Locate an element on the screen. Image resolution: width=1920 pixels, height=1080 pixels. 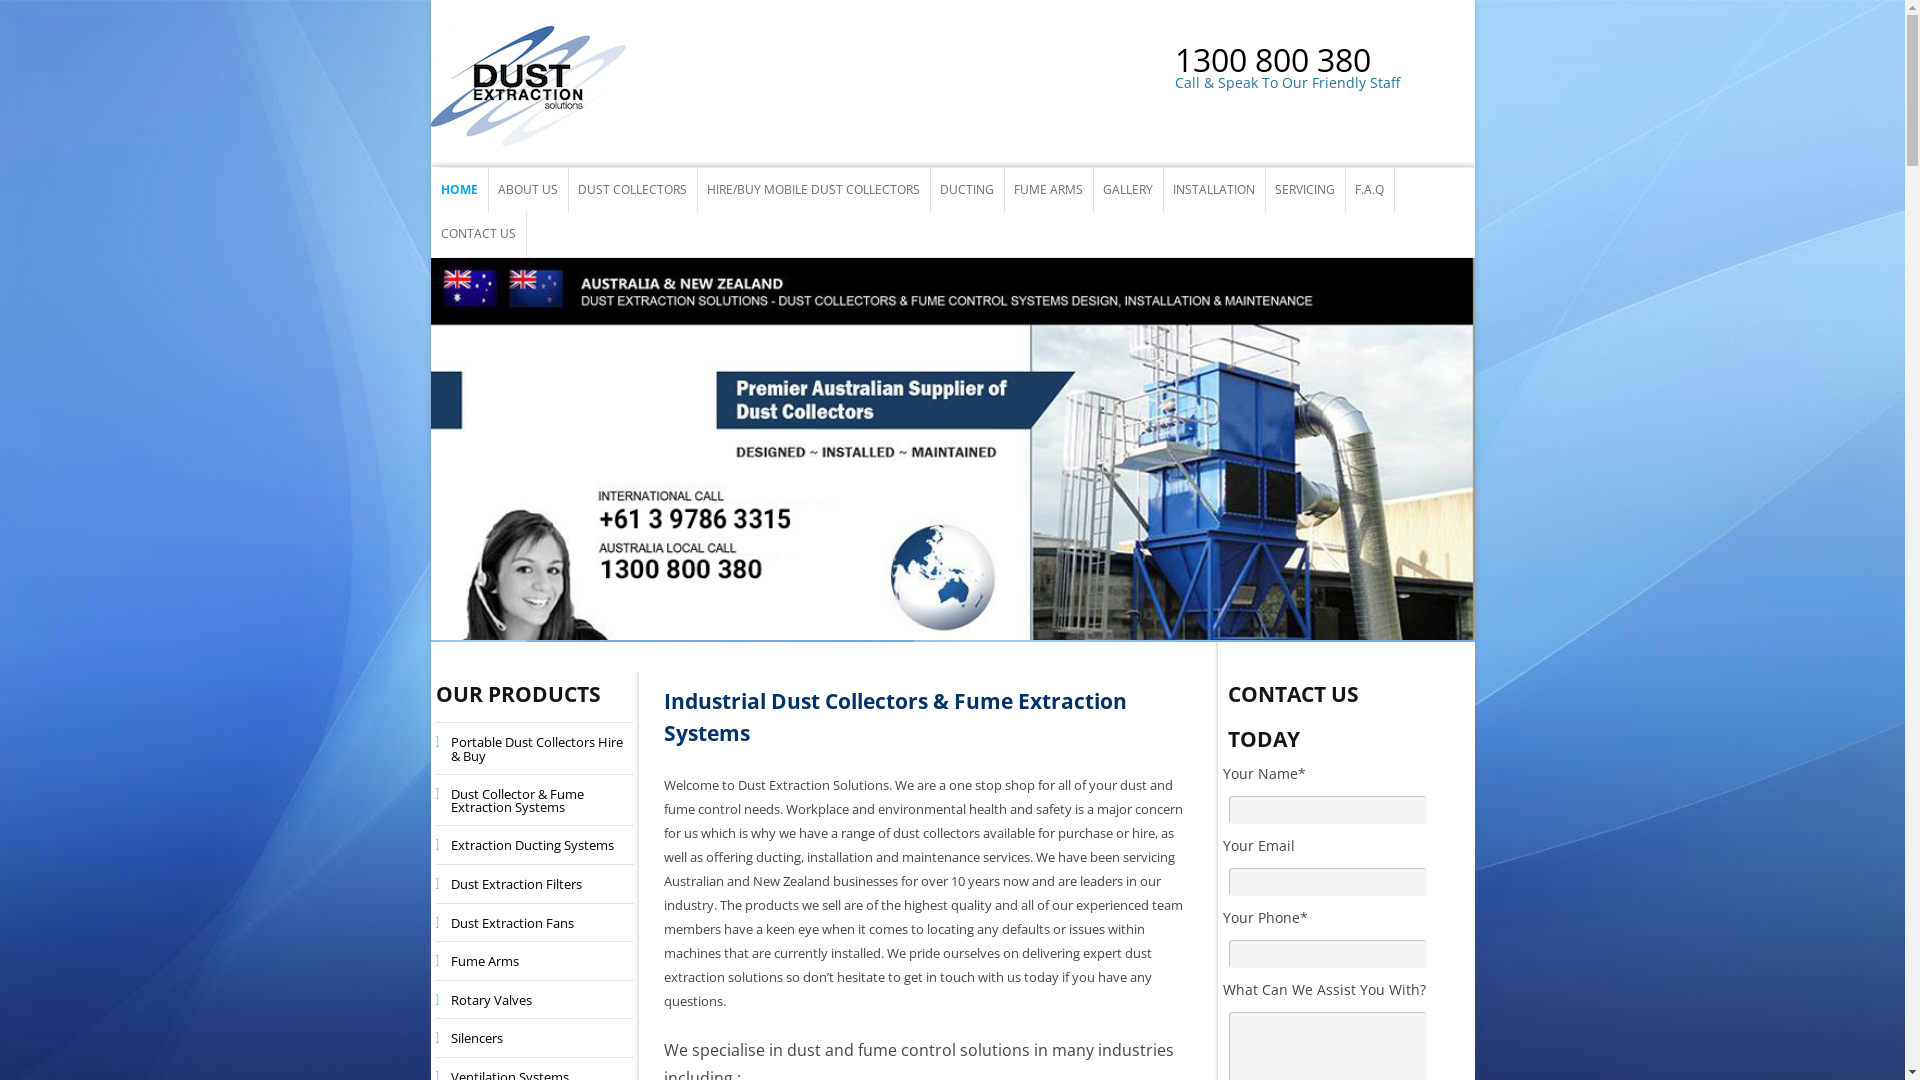
'INSTALLATION' is located at coordinates (1212, 189).